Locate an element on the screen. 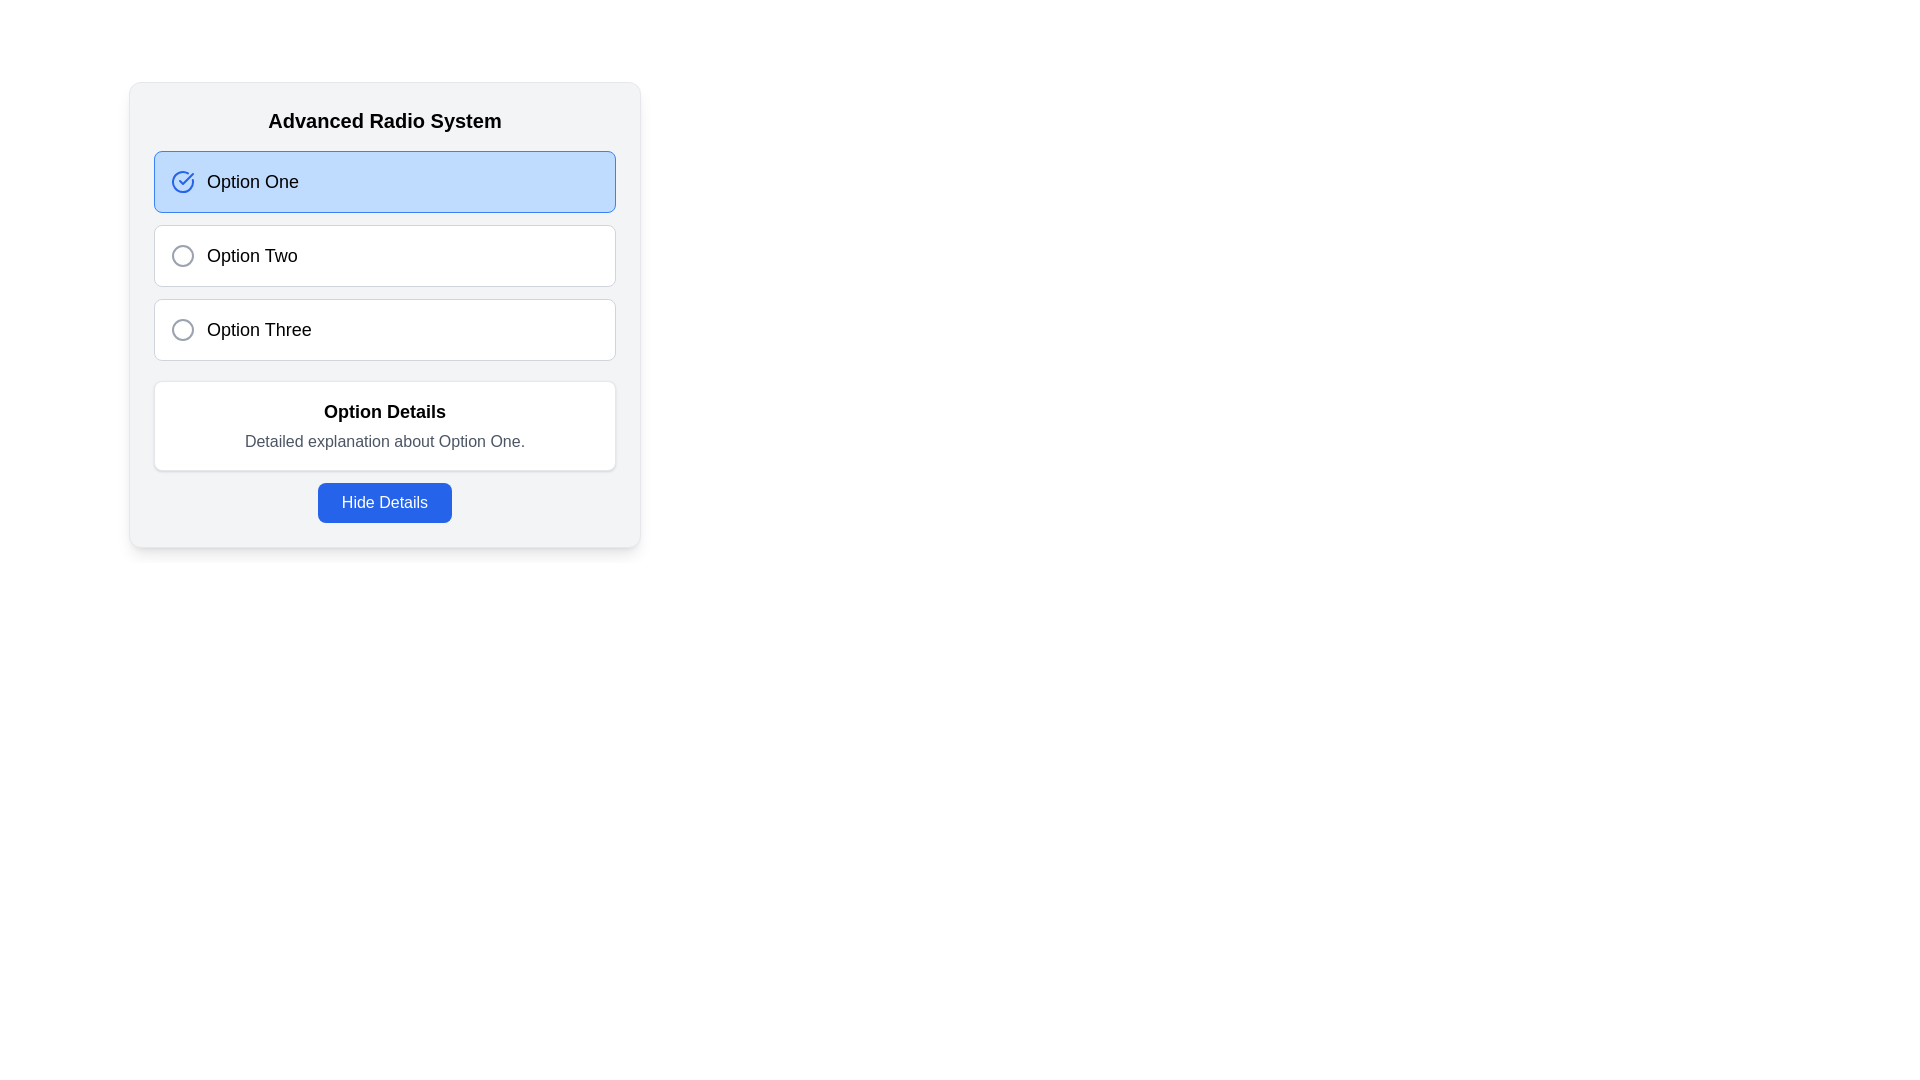  the radio button labeled 'Option Two', which is styled with a white background and gray border is located at coordinates (384, 254).